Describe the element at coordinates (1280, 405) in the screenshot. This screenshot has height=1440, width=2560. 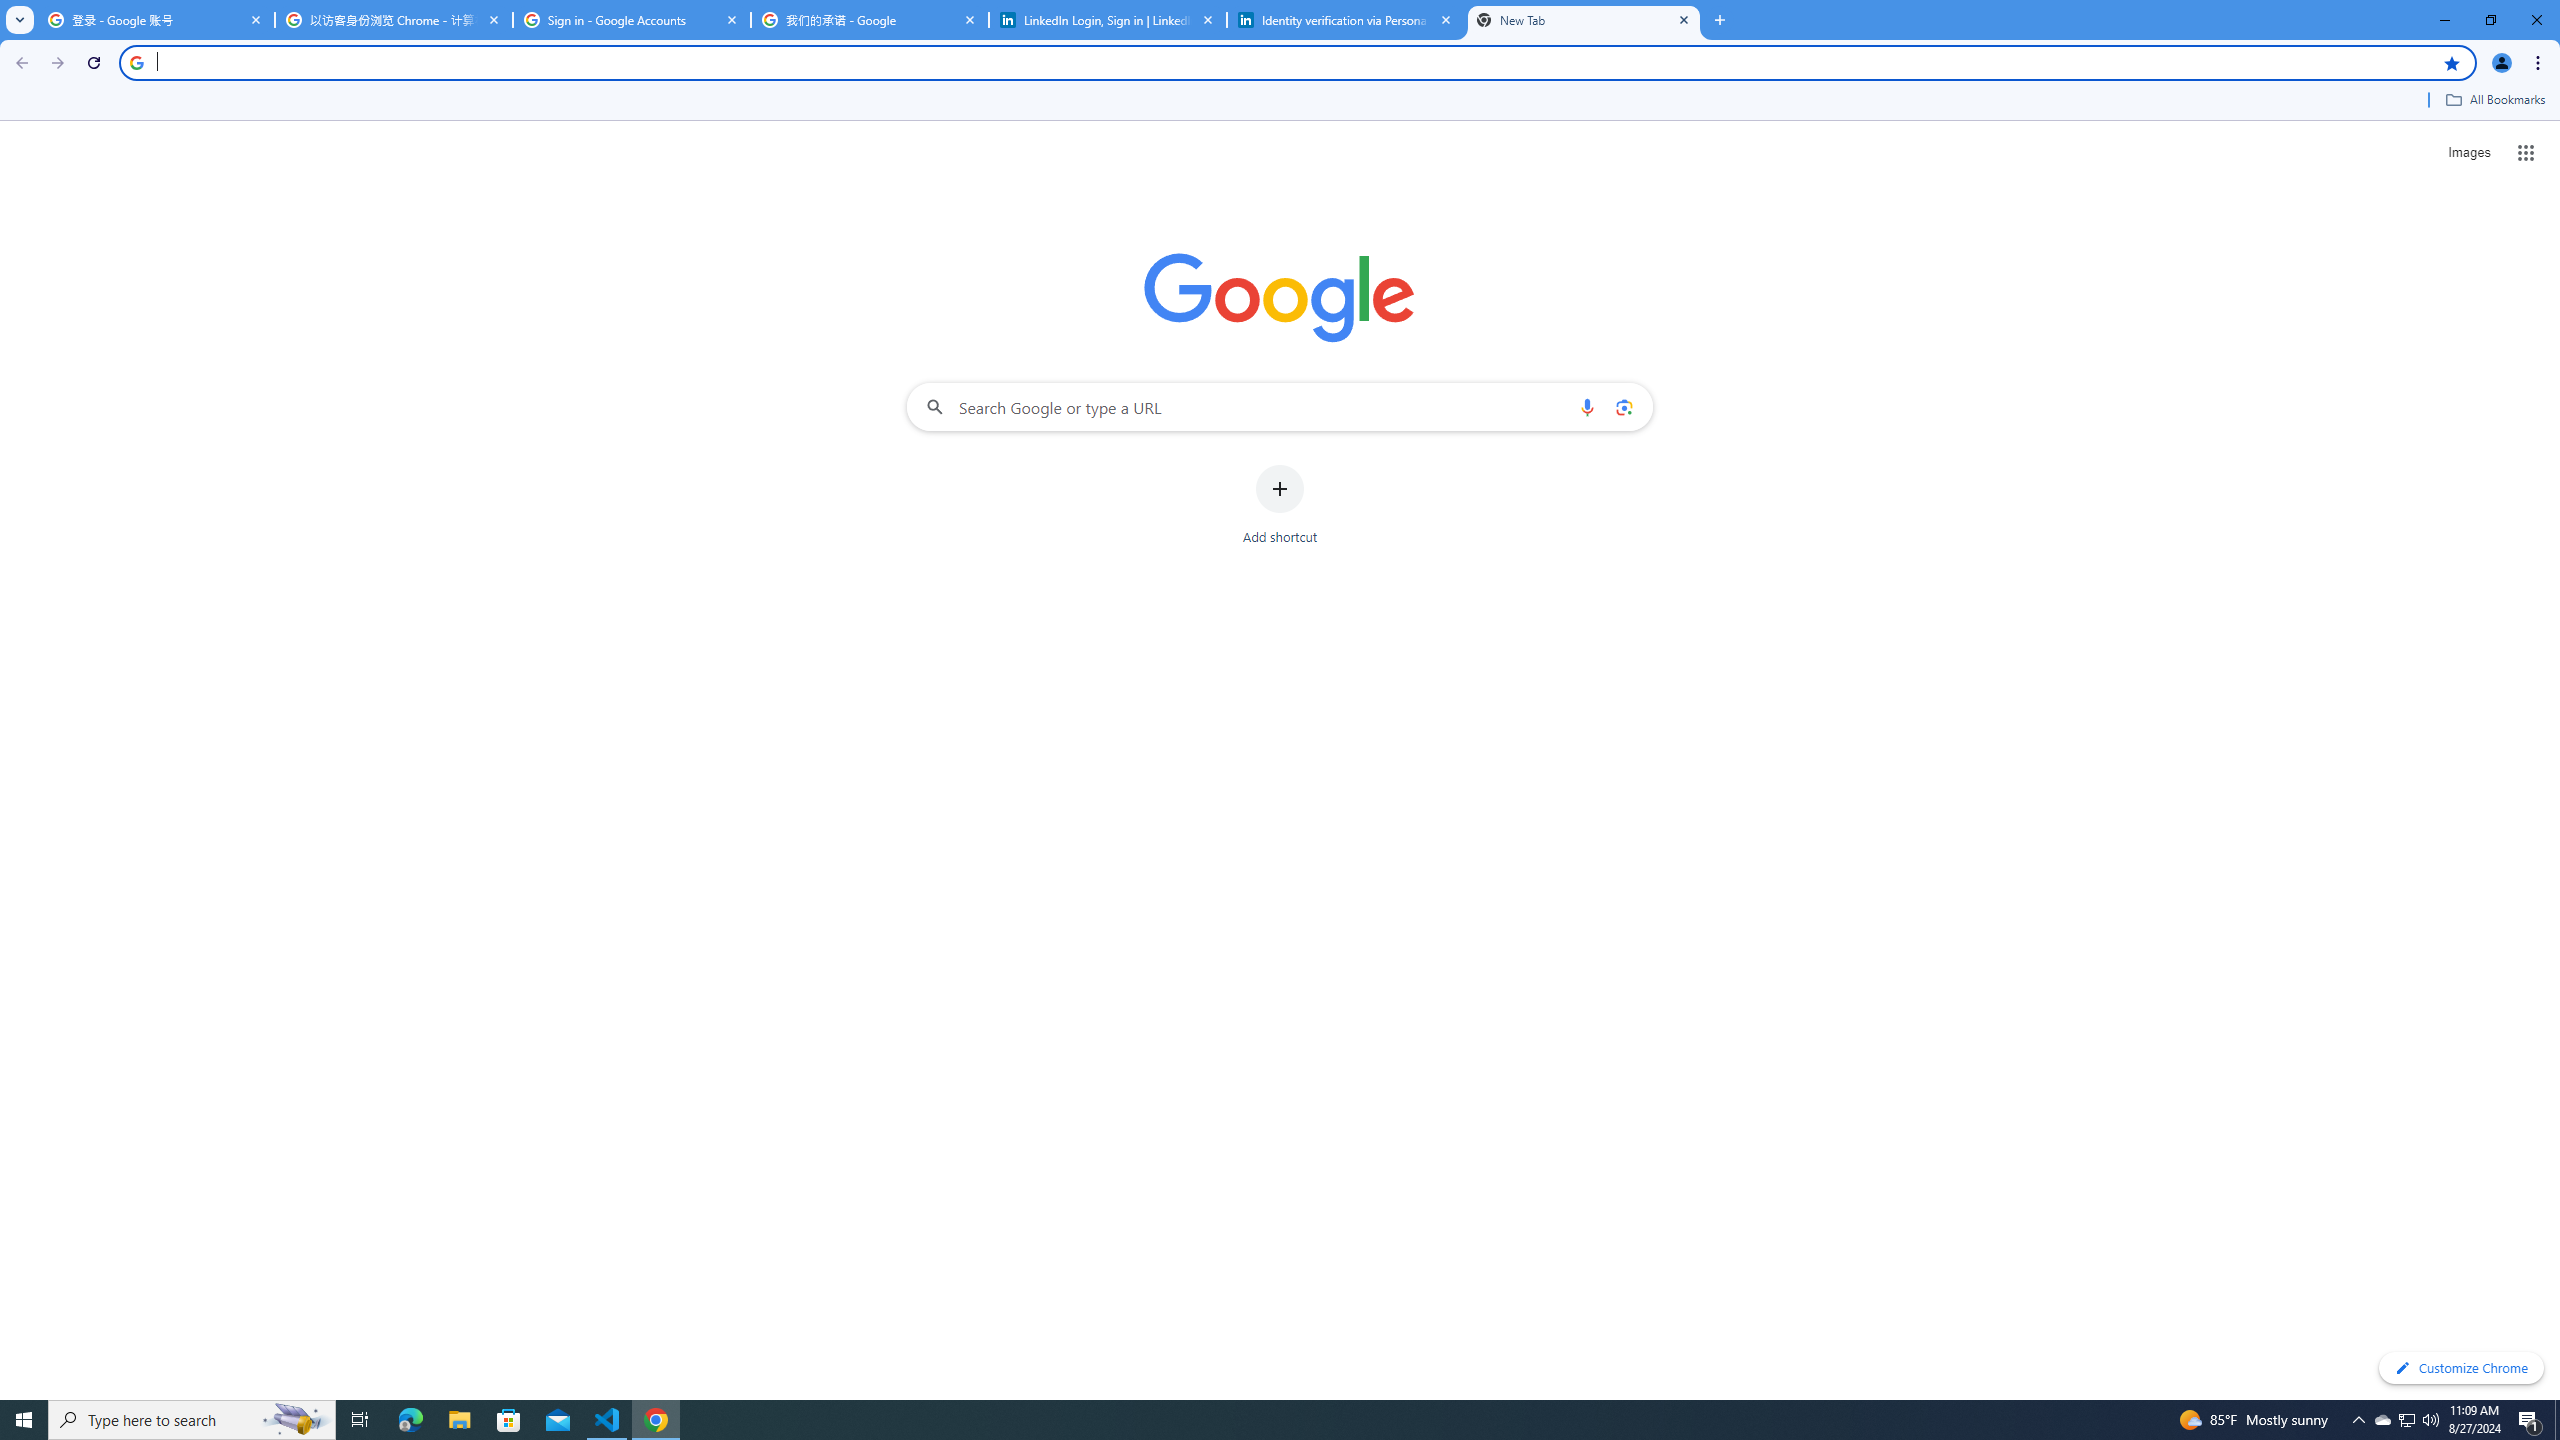
I see `'Search Google or type a URL'` at that location.